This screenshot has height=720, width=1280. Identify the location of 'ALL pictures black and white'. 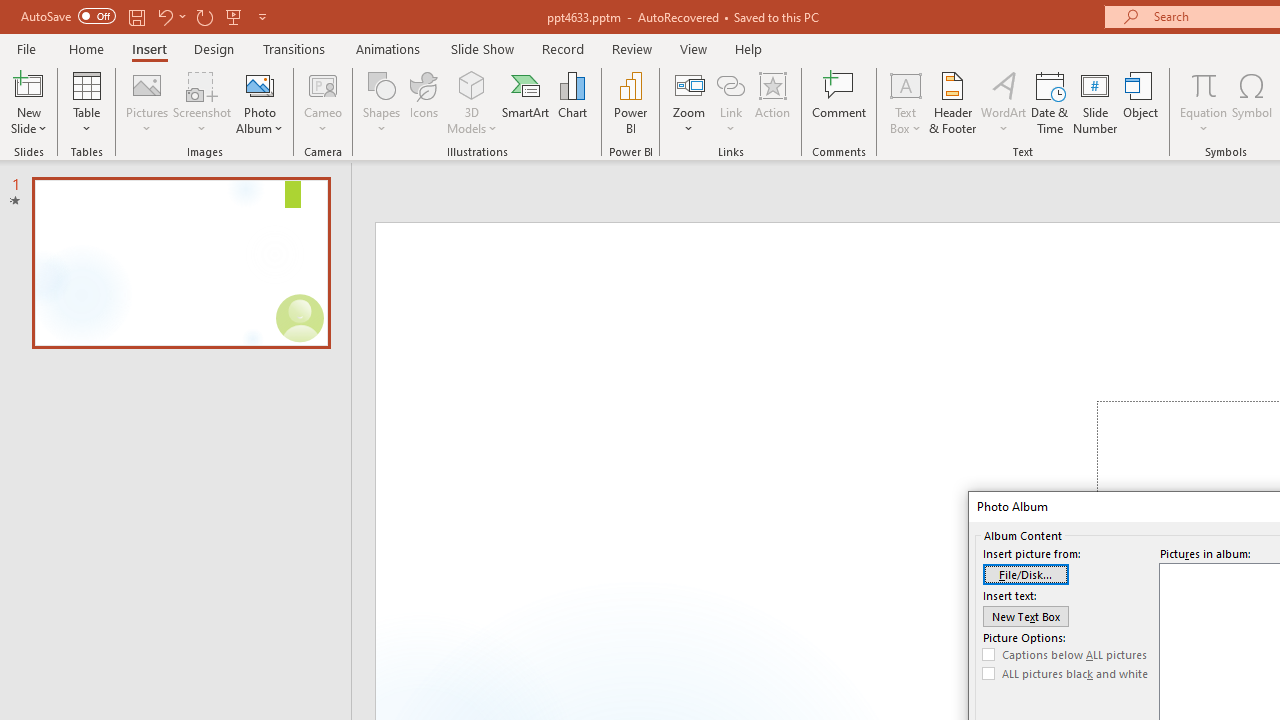
(1064, 673).